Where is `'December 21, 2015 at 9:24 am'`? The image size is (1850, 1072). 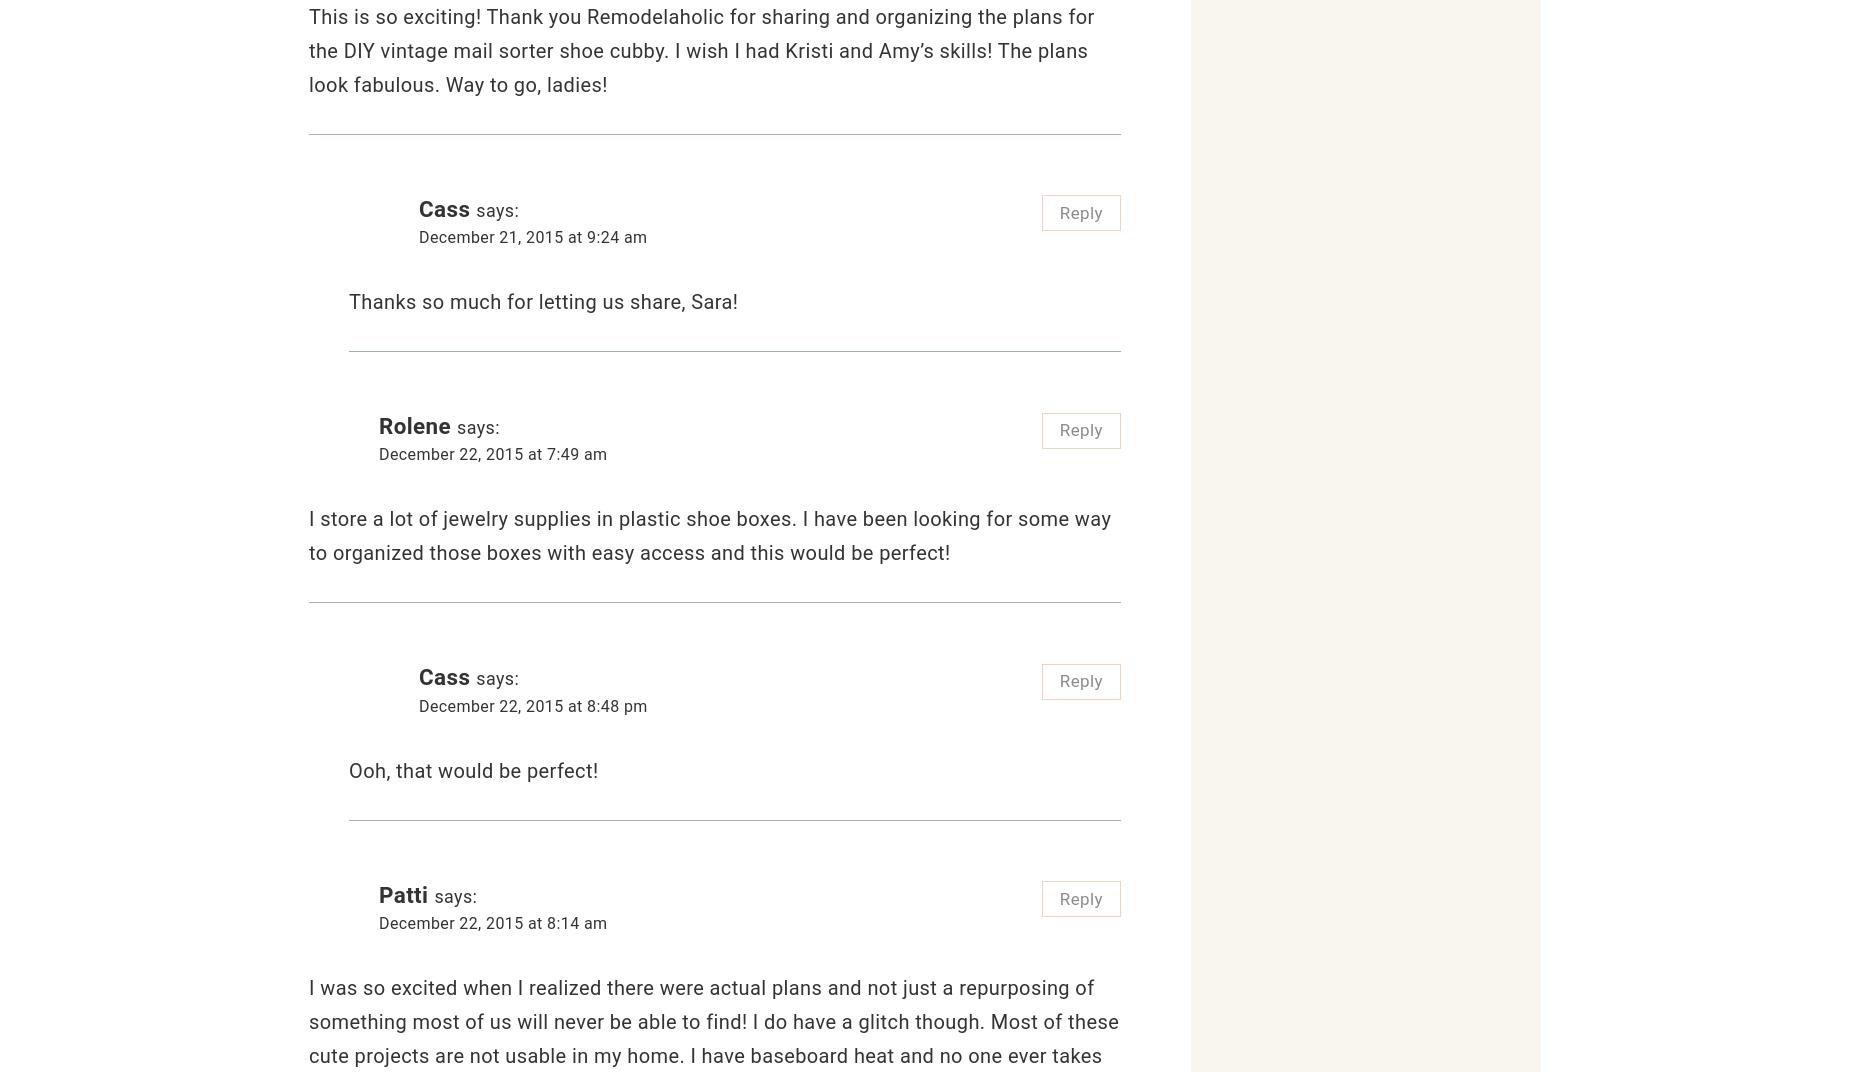
'December 21, 2015 at 9:24 am' is located at coordinates (532, 236).